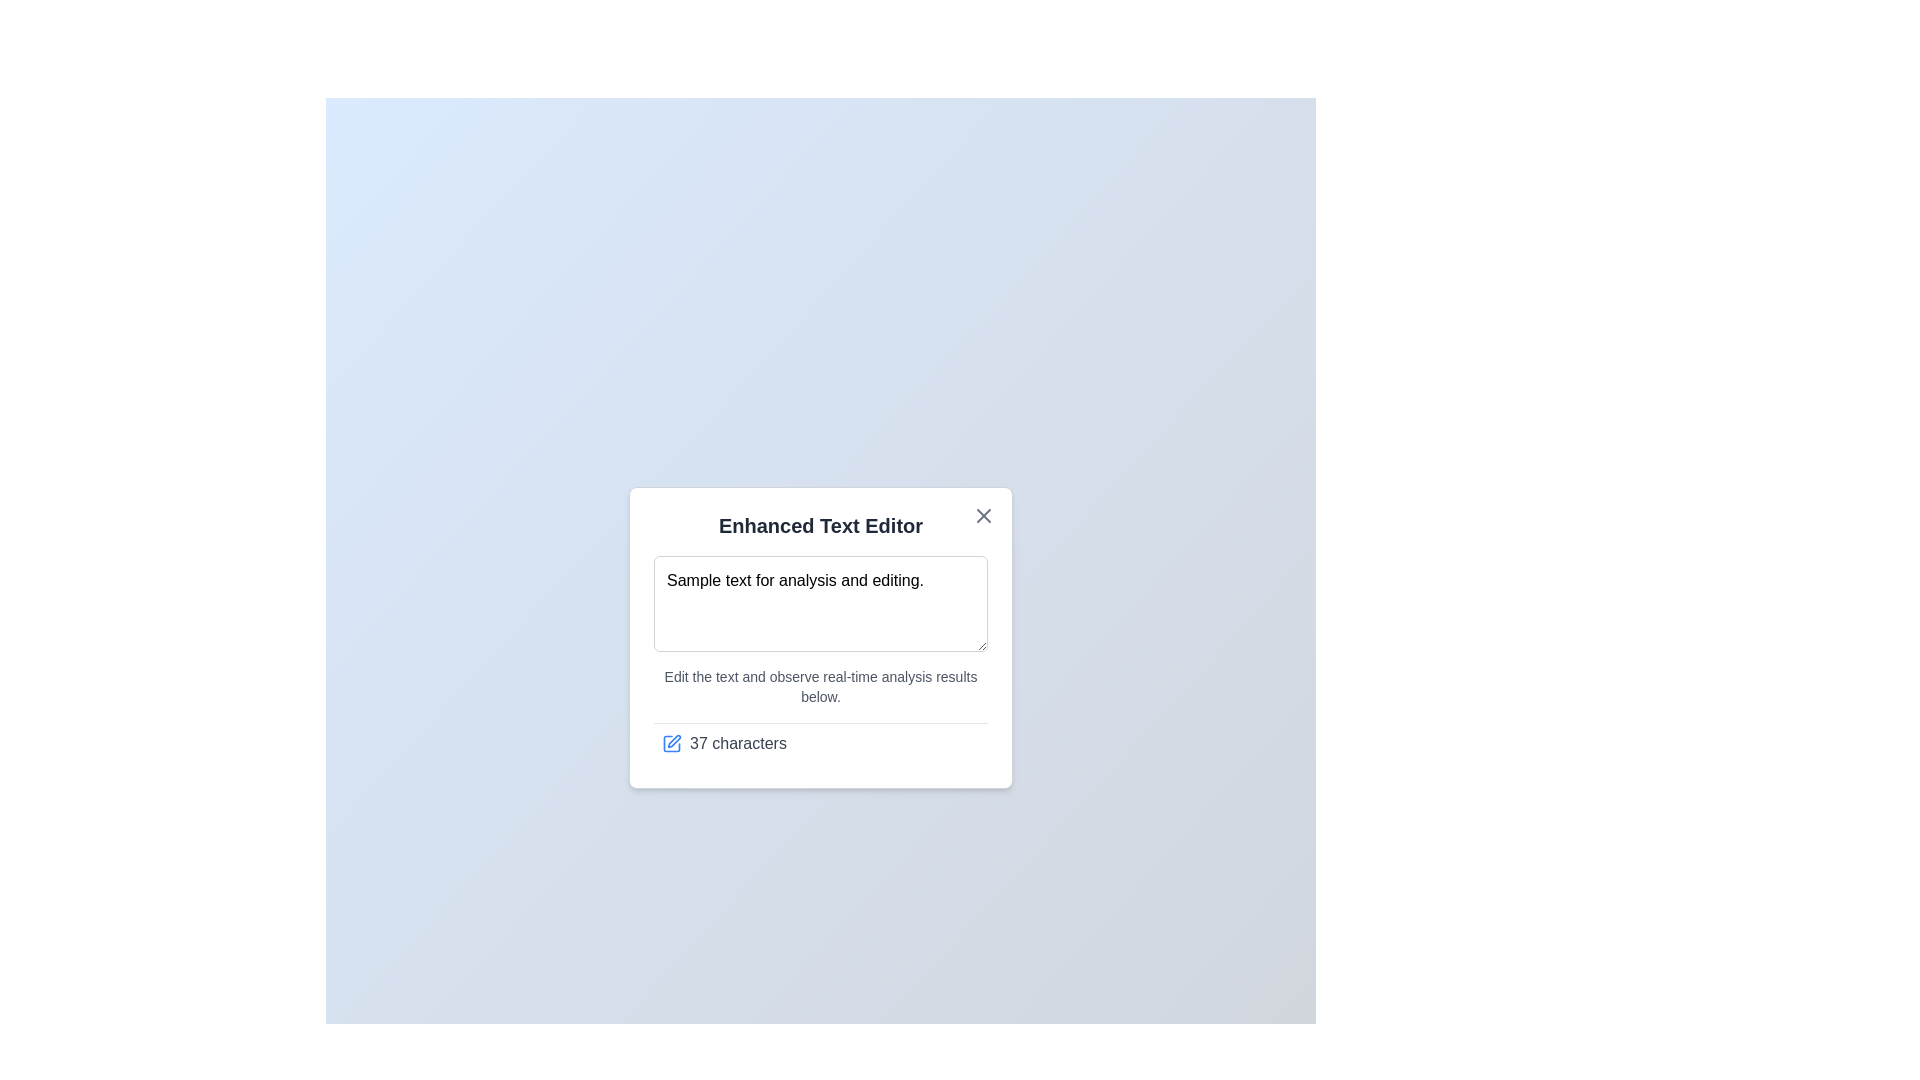  I want to click on the textarea to focus and enable text editing, so click(820, 603).